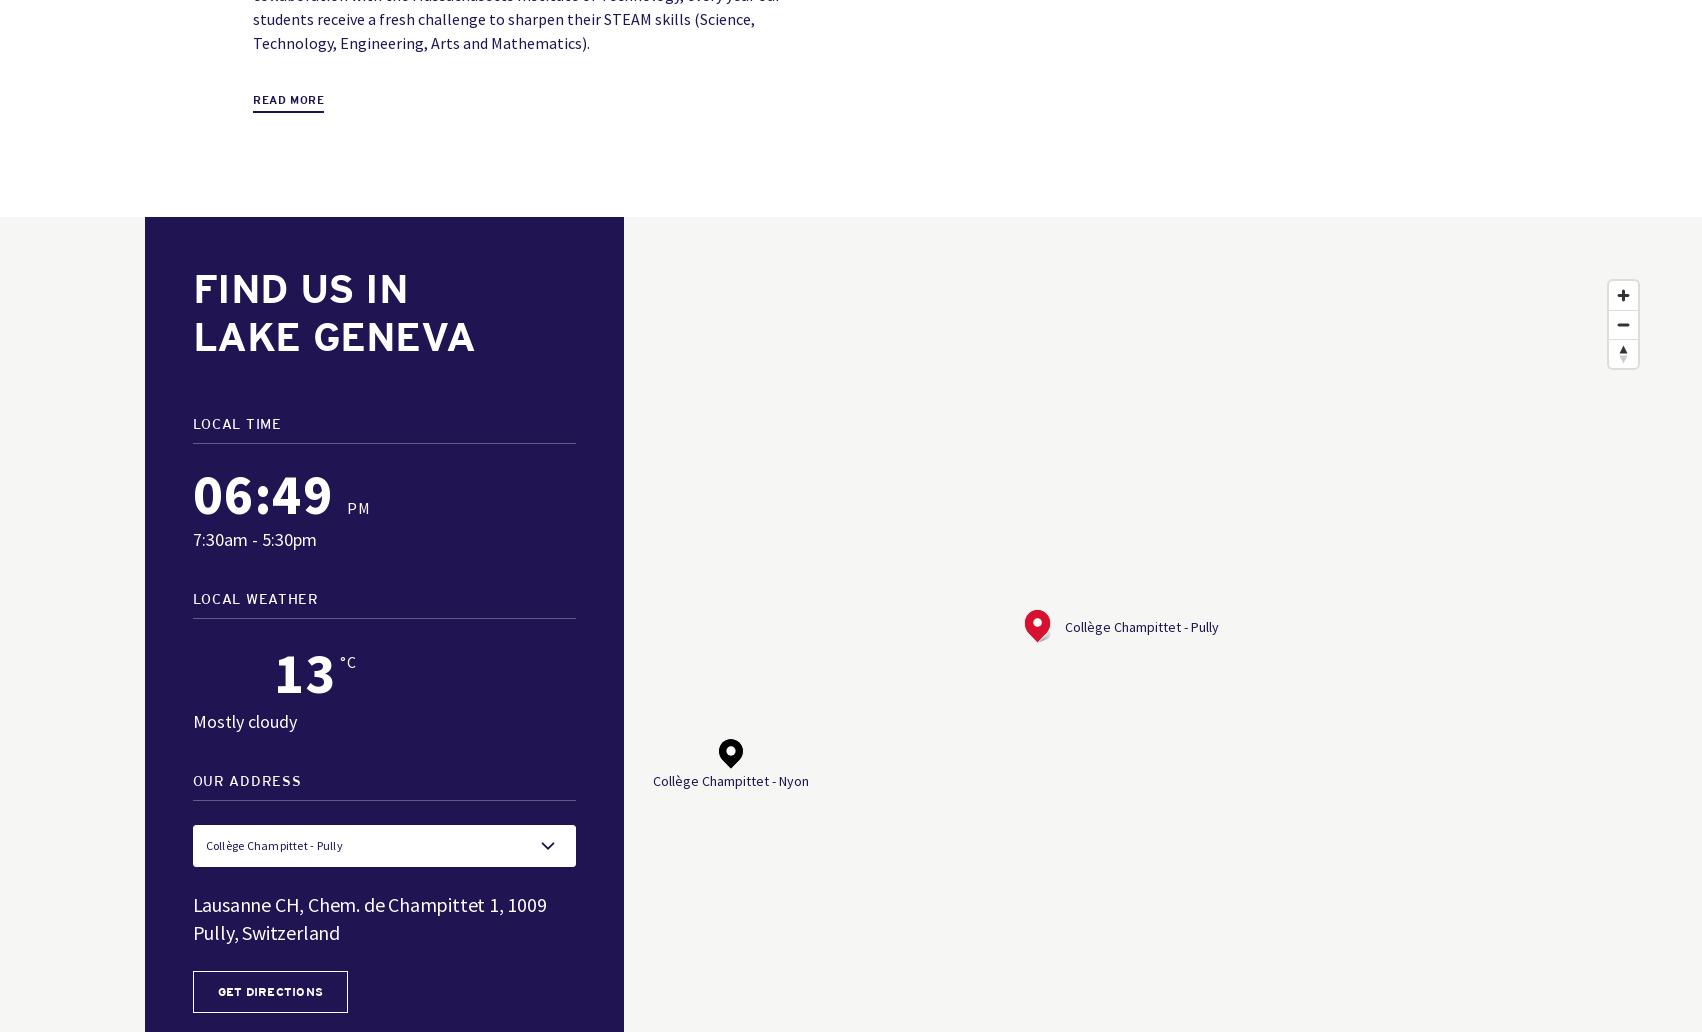  What do you see at coordinates (245, 782) in the screenshot?
I see `'OUR ADDRESS'` at bounding box center [245, 782].